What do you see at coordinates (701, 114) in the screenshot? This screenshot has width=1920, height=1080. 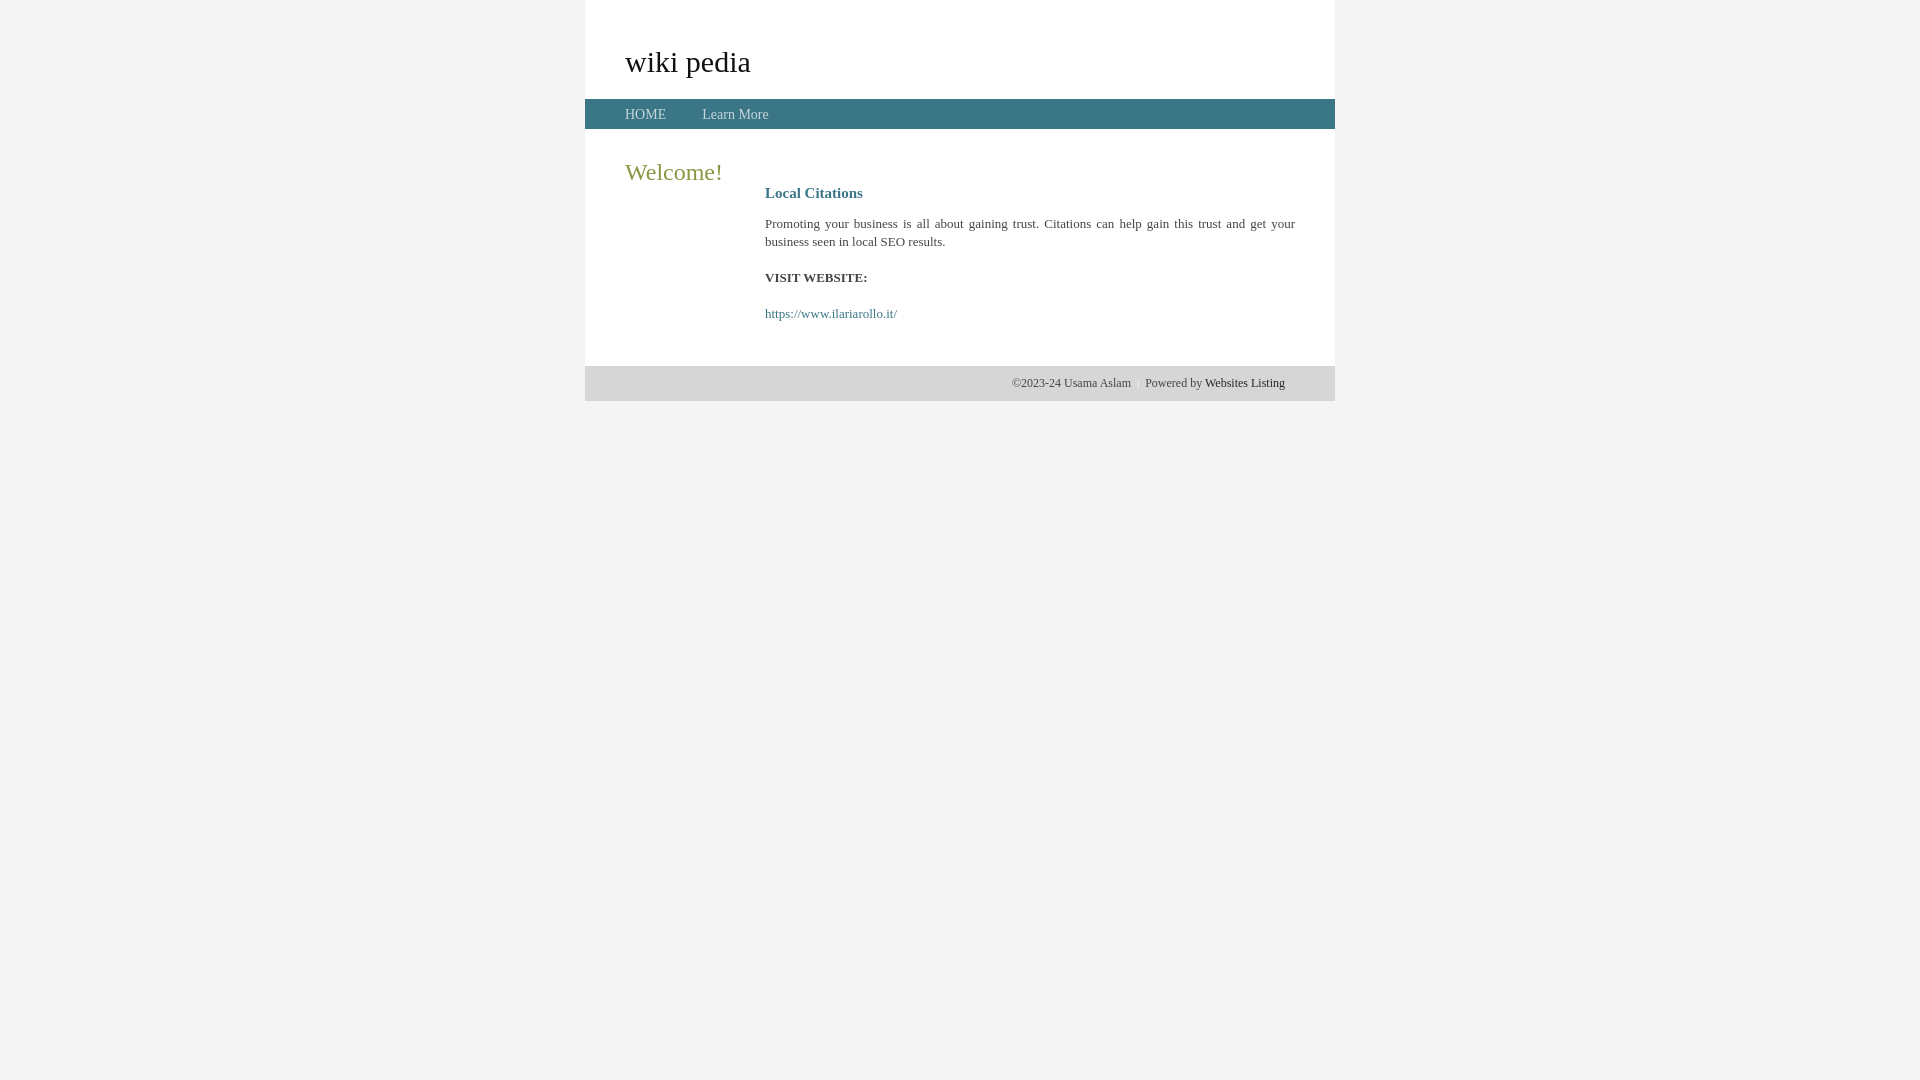 I see `'Learn More'` at bounding box center [701, 114].